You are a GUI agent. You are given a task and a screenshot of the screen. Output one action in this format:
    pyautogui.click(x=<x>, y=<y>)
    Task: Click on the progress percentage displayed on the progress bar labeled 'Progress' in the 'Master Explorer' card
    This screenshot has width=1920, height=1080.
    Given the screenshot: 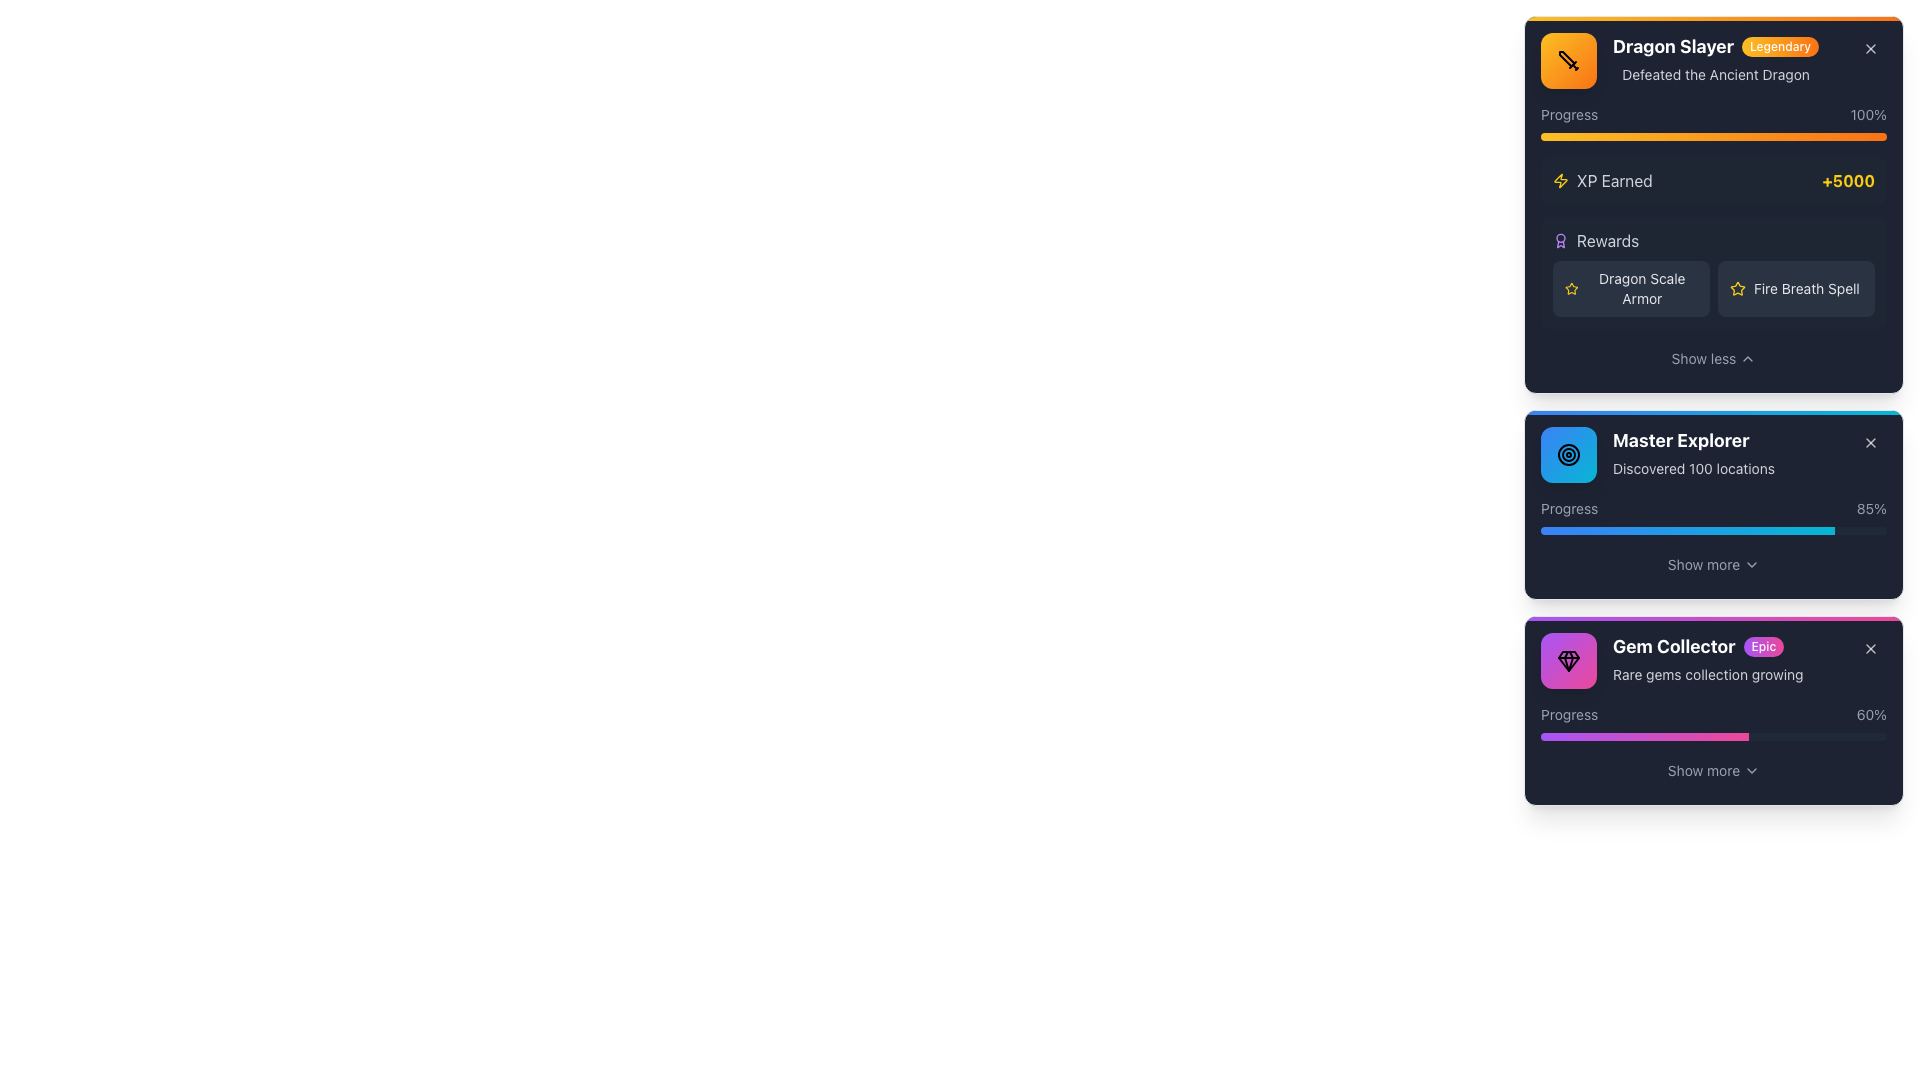 What is the action you would take?
    pyautogui.click(x=1712, y=515)
    